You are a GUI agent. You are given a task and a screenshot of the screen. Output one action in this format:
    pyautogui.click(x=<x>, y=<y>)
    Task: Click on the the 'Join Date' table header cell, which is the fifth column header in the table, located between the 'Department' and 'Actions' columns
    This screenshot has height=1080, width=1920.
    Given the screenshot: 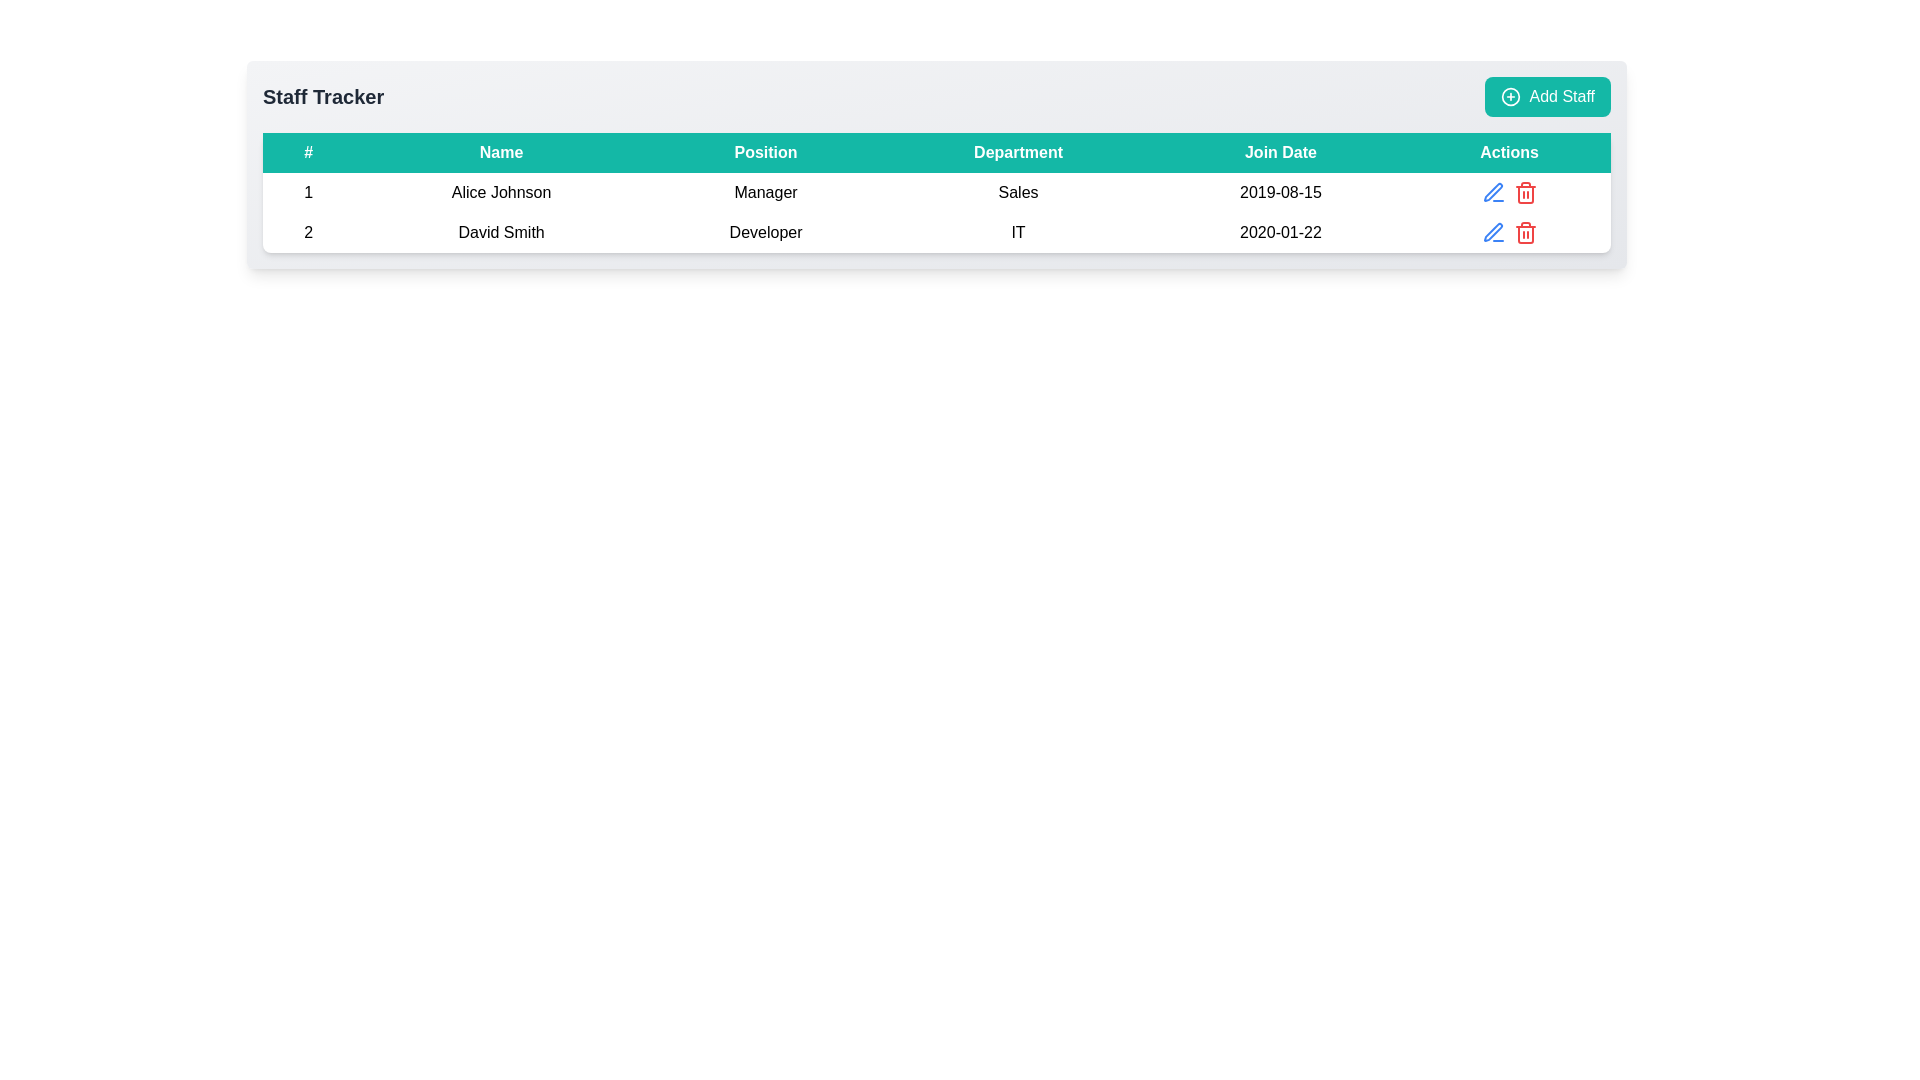 What is the action you would take?
    pyautogui.click(x=1281, y=152)
    